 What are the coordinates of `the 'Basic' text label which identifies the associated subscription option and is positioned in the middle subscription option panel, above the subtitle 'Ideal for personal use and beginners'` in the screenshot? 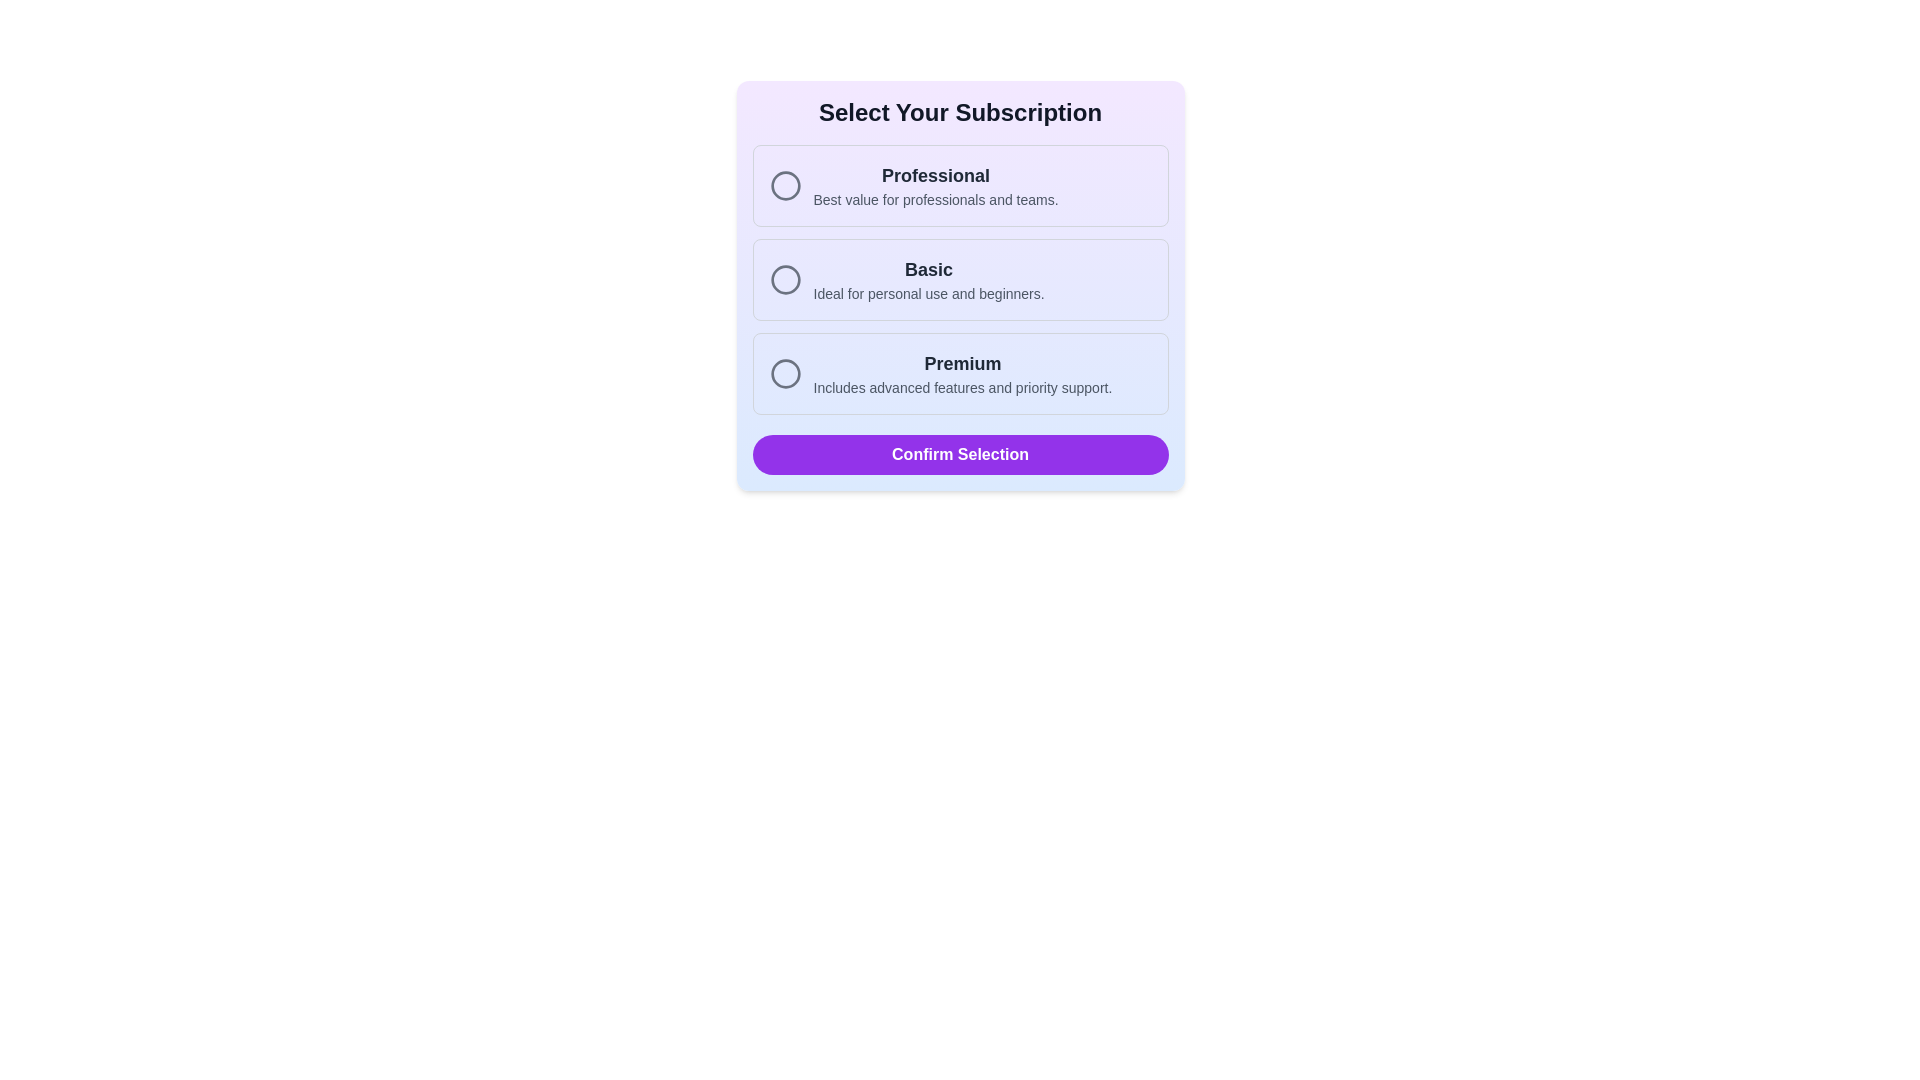 It's located at (928, 270).